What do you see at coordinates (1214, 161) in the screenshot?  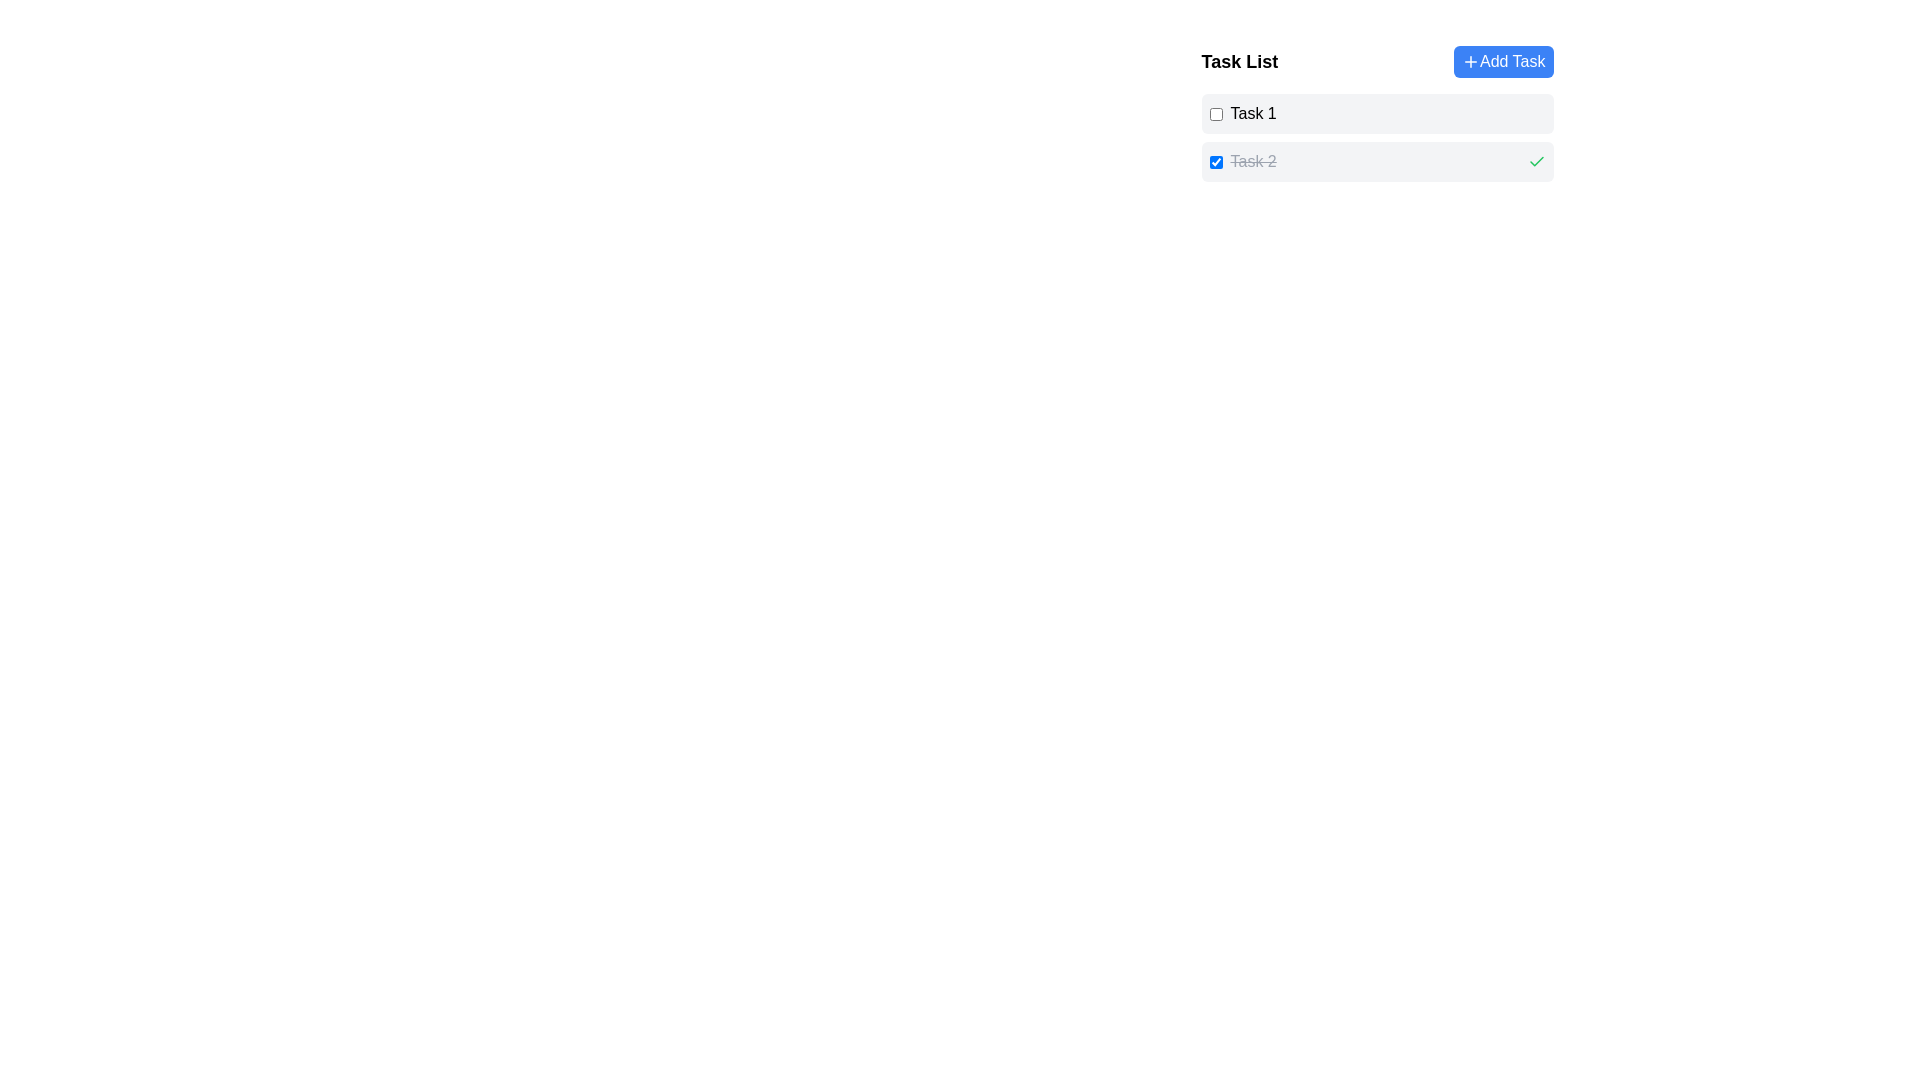 I see `the checkbox for 'Task 2'` at bounding box center [1214, 161].